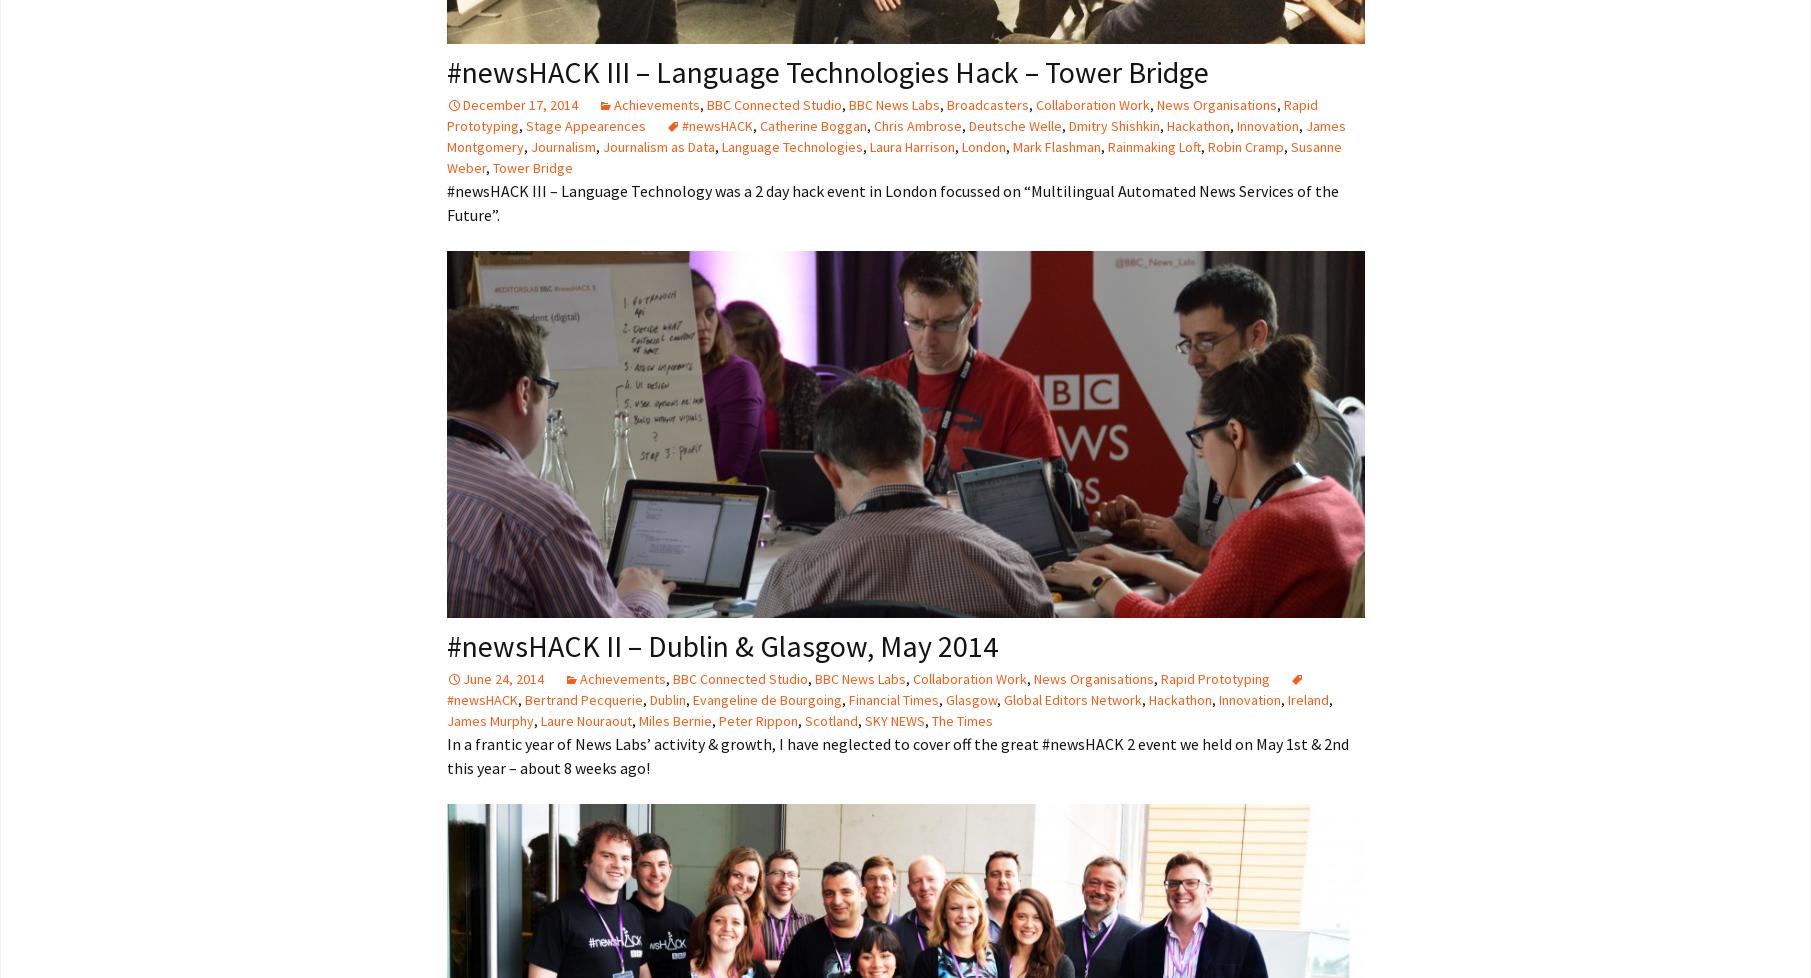 This screenshot has height=978, width=1811. Describe the element at coordinates (803, 720) in the screenshot. I see `'Scotland'` at that location.